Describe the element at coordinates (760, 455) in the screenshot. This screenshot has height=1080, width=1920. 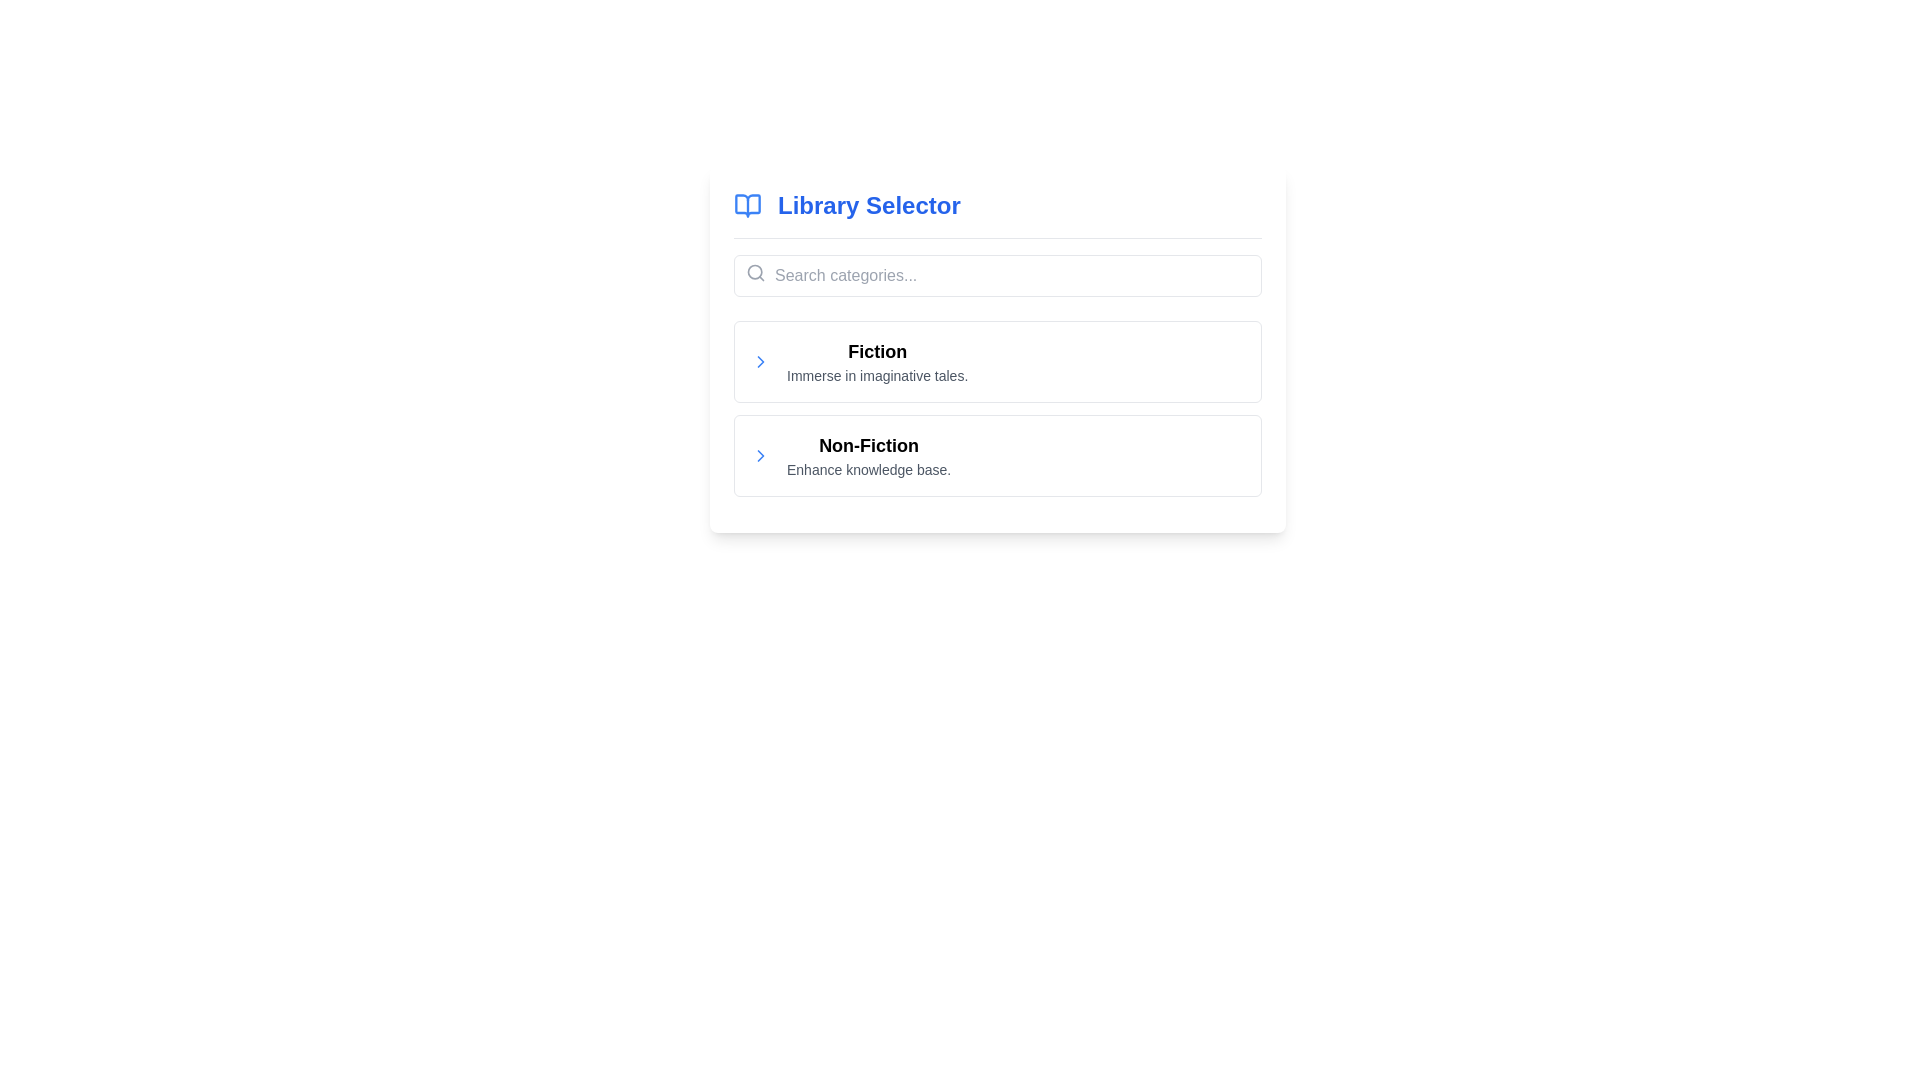
I see `the chevron icon on the left of the 'Non-Fiction' row` at that location.